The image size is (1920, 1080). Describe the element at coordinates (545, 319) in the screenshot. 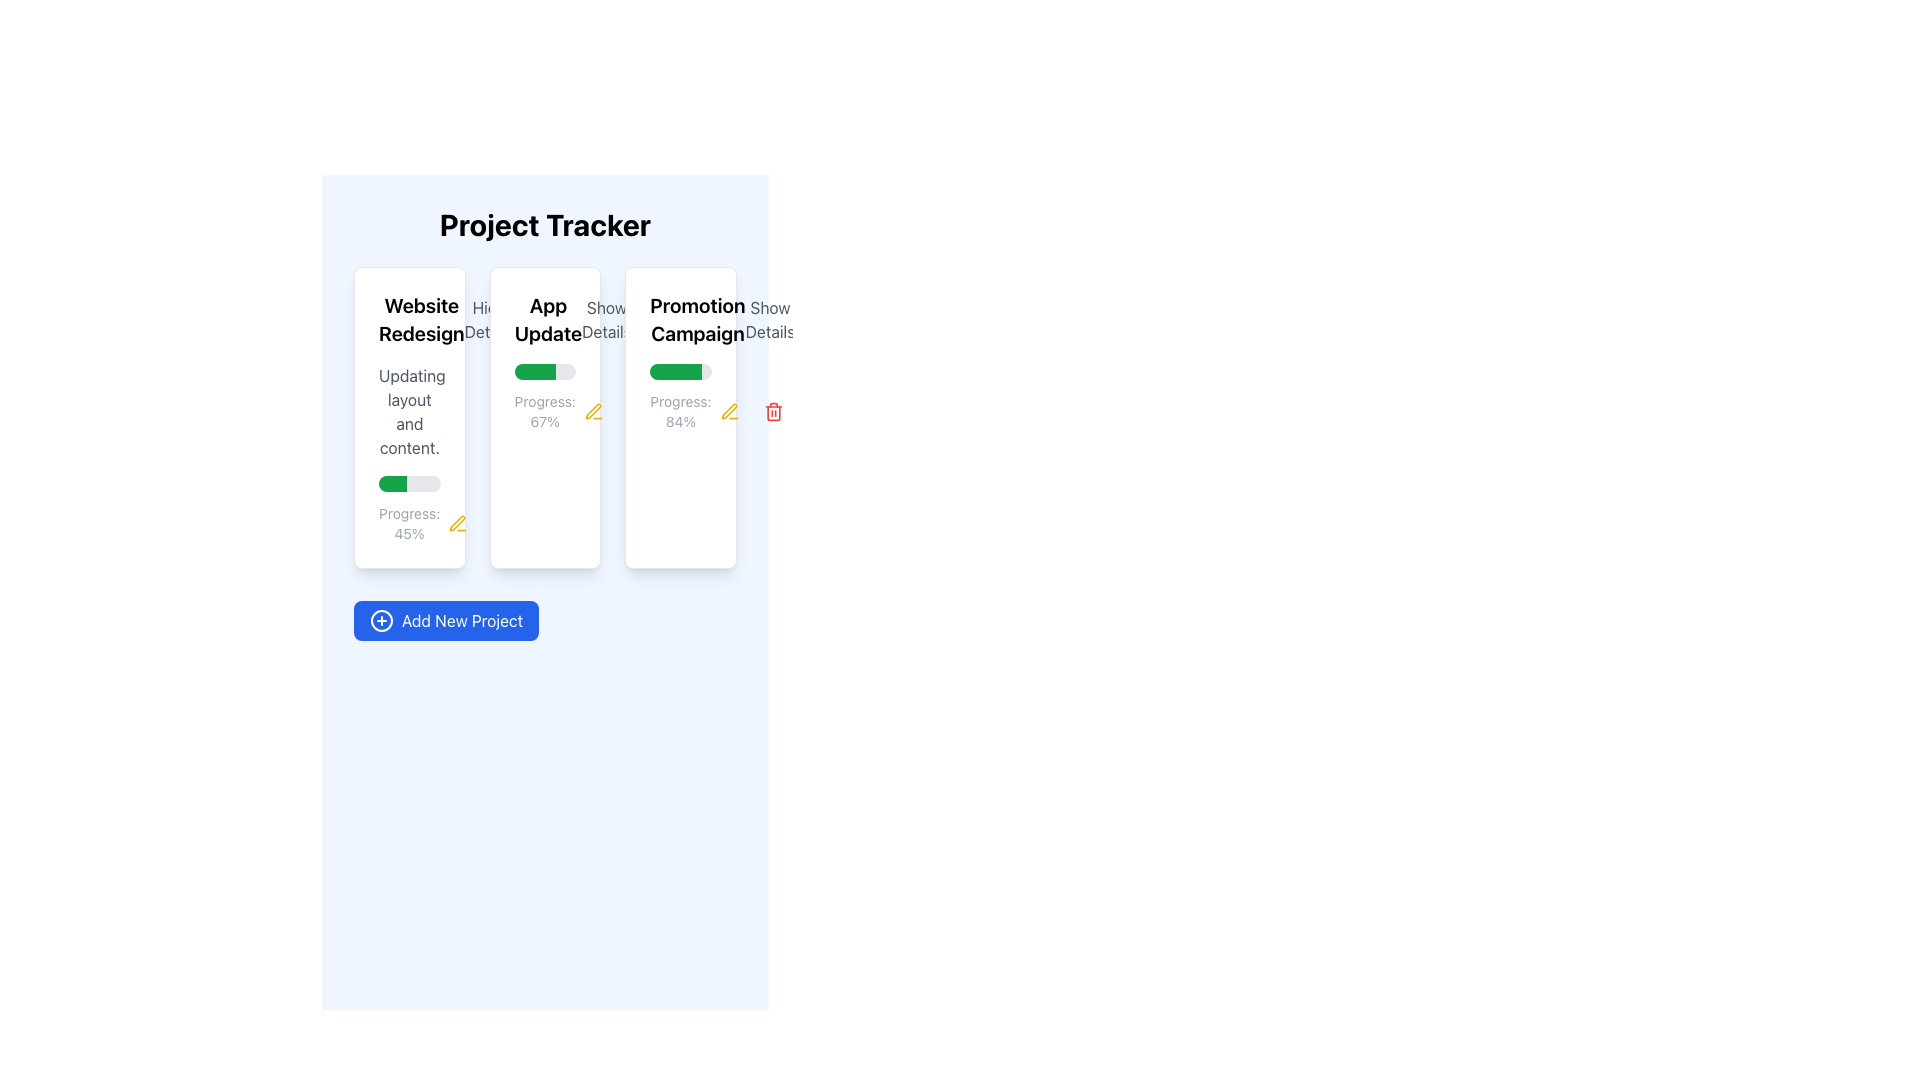

I see `the prominently styled 'App Update' text label located at the top of the card in the center of the interface` at that location.